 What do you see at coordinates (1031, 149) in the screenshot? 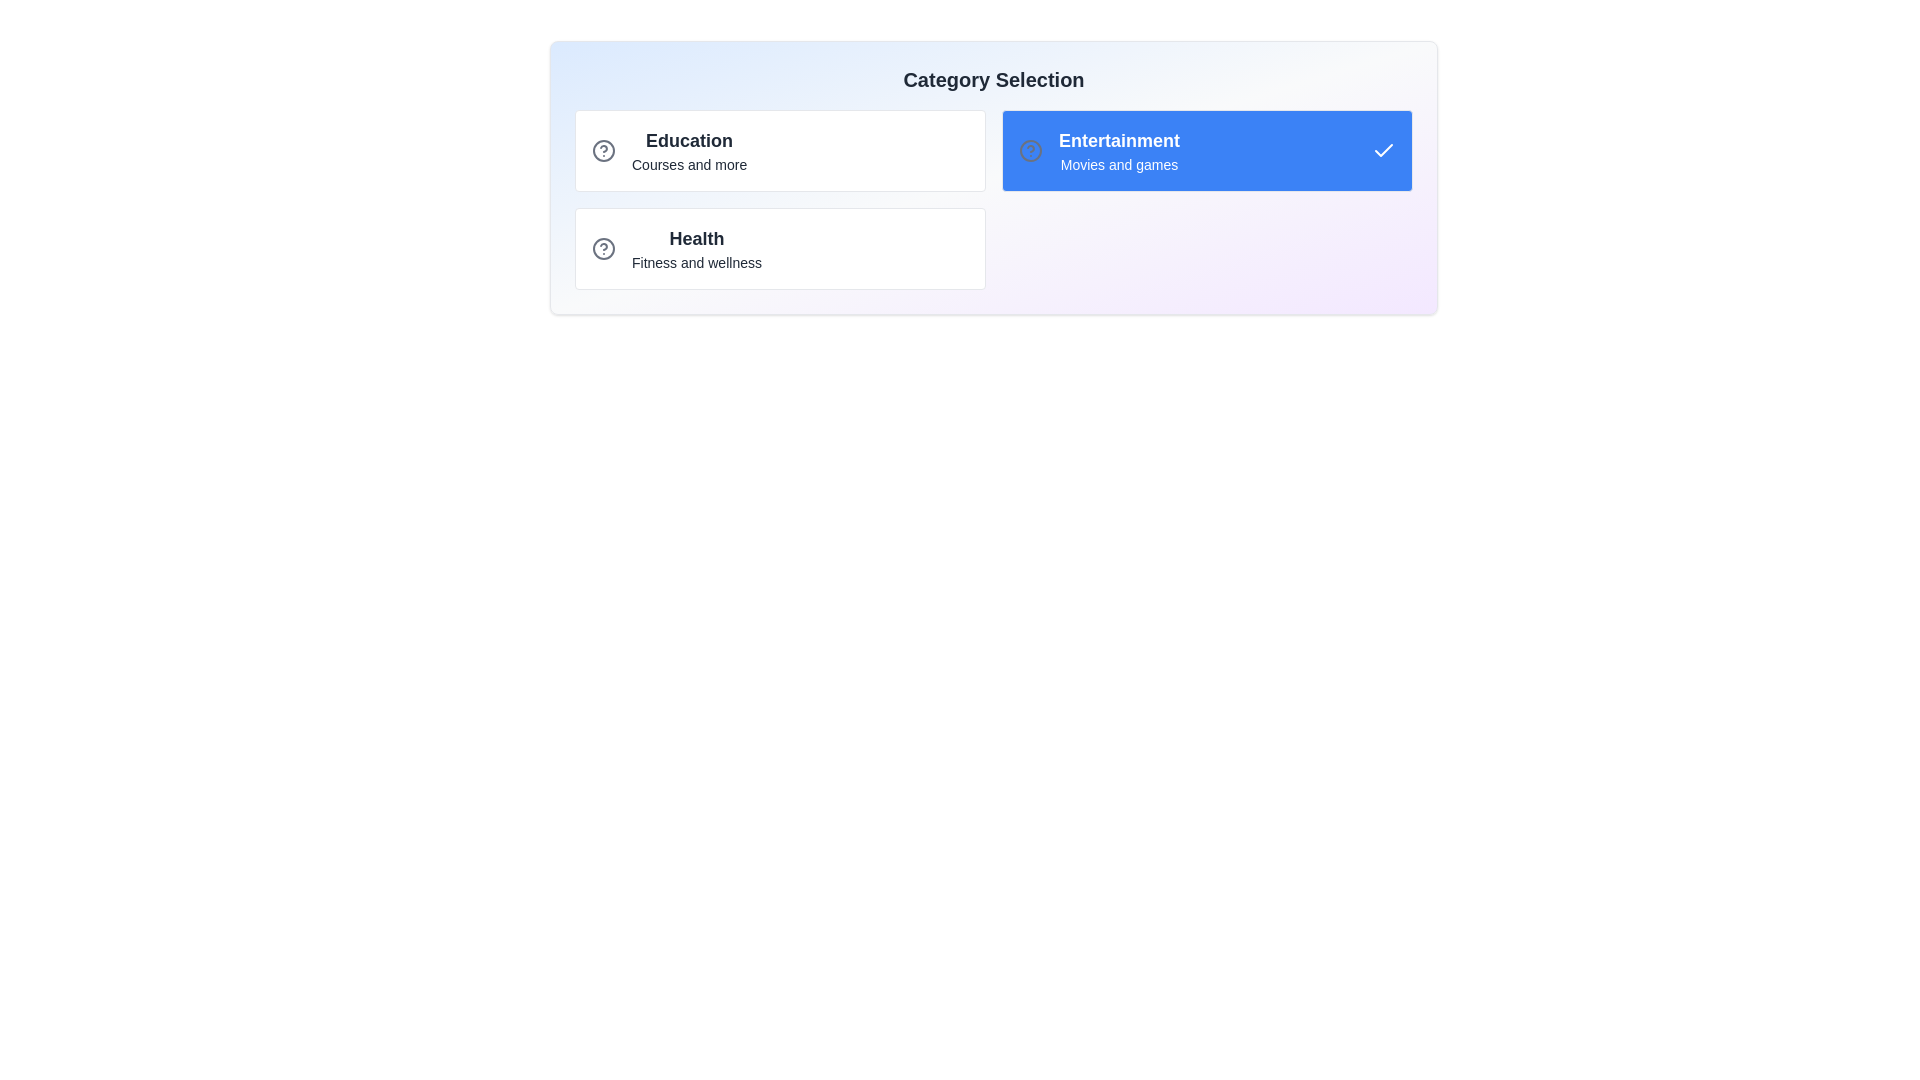
I see `the help icon next to the category Entertainment to view its description` at bounding box center [1031, 149].